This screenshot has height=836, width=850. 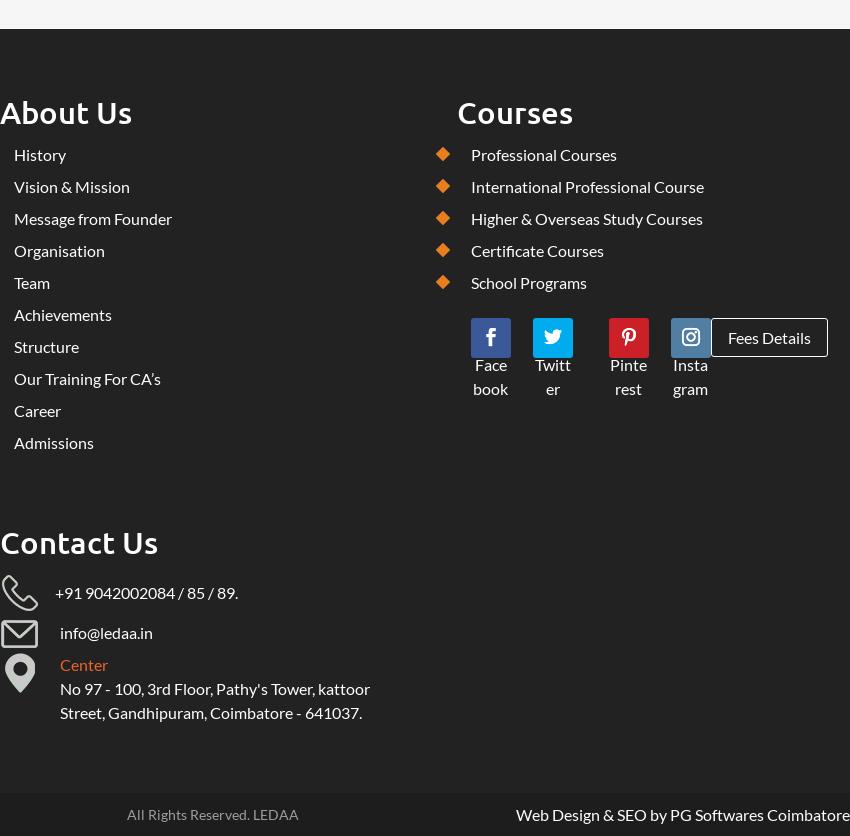 What do you see at coordinates (36, 409) in the screenshot?
I see `'Career'` at bounding box center [36, 409].